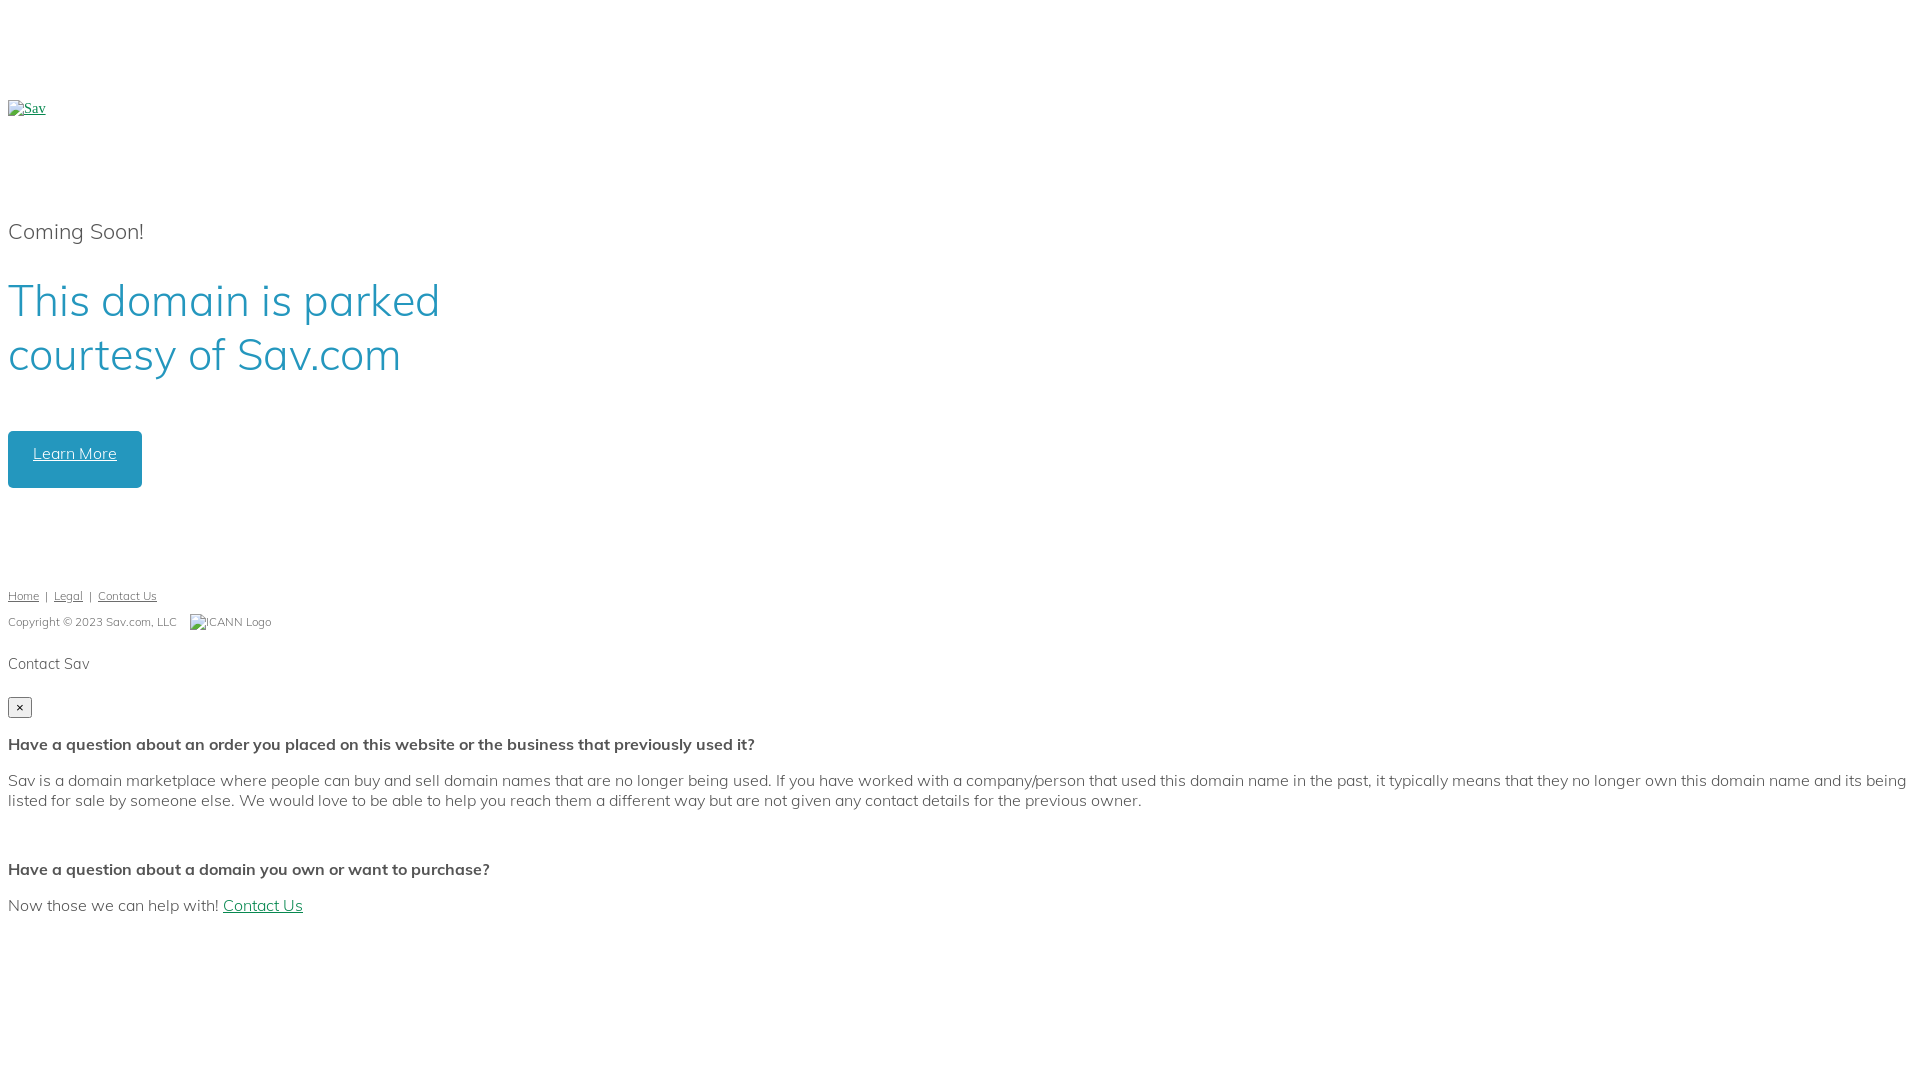 The height and width of the screenshot is (1080, 1920). I want to click on 'Legal', so click(53, 594).